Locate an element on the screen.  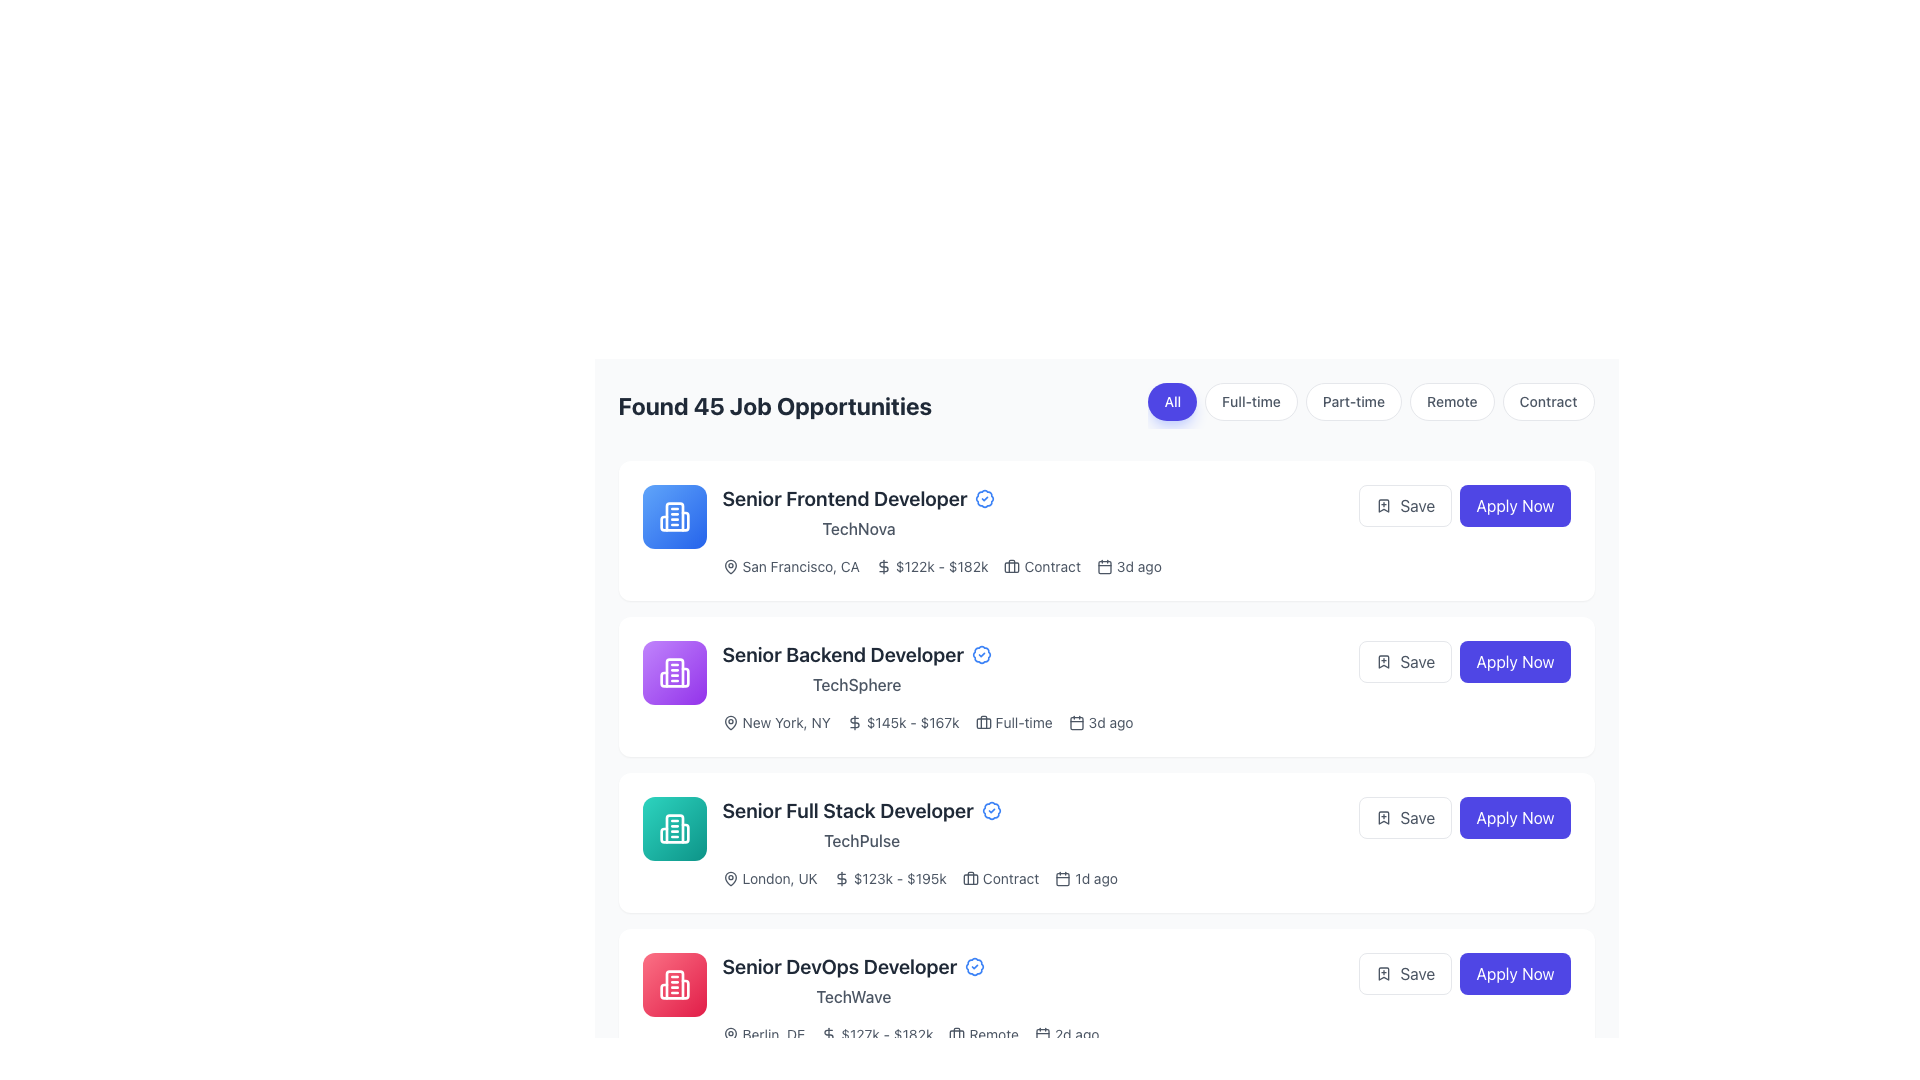
the save icon located inside the 'Save' button next to the 'Senior Full Stack Developer' job listing is located at coordinates (1383, 817).